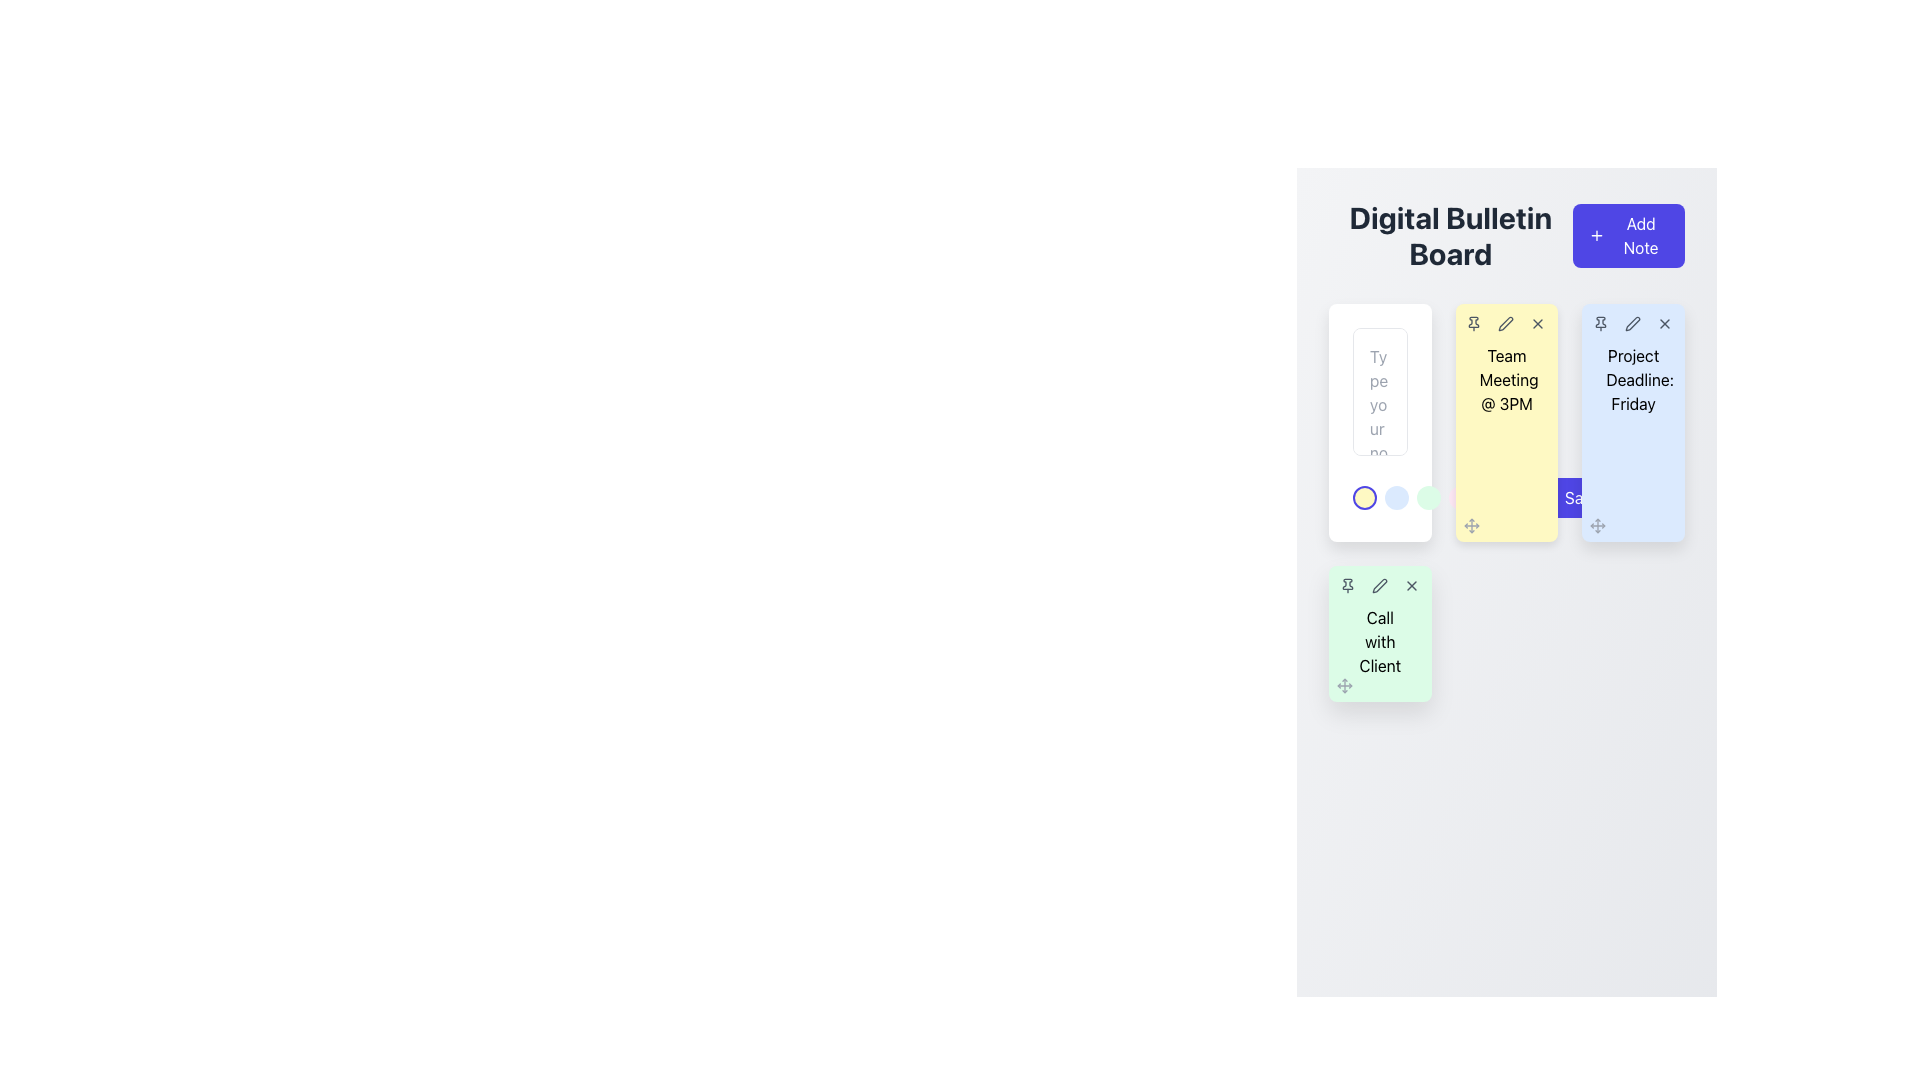 Image resolution: width=1920 pixels, height=1080 pixels. I want to click on the pin icon located in the top-left corner of the yellow note labeled 'Team Meeting @ 3 PM', so click(1474, 323).